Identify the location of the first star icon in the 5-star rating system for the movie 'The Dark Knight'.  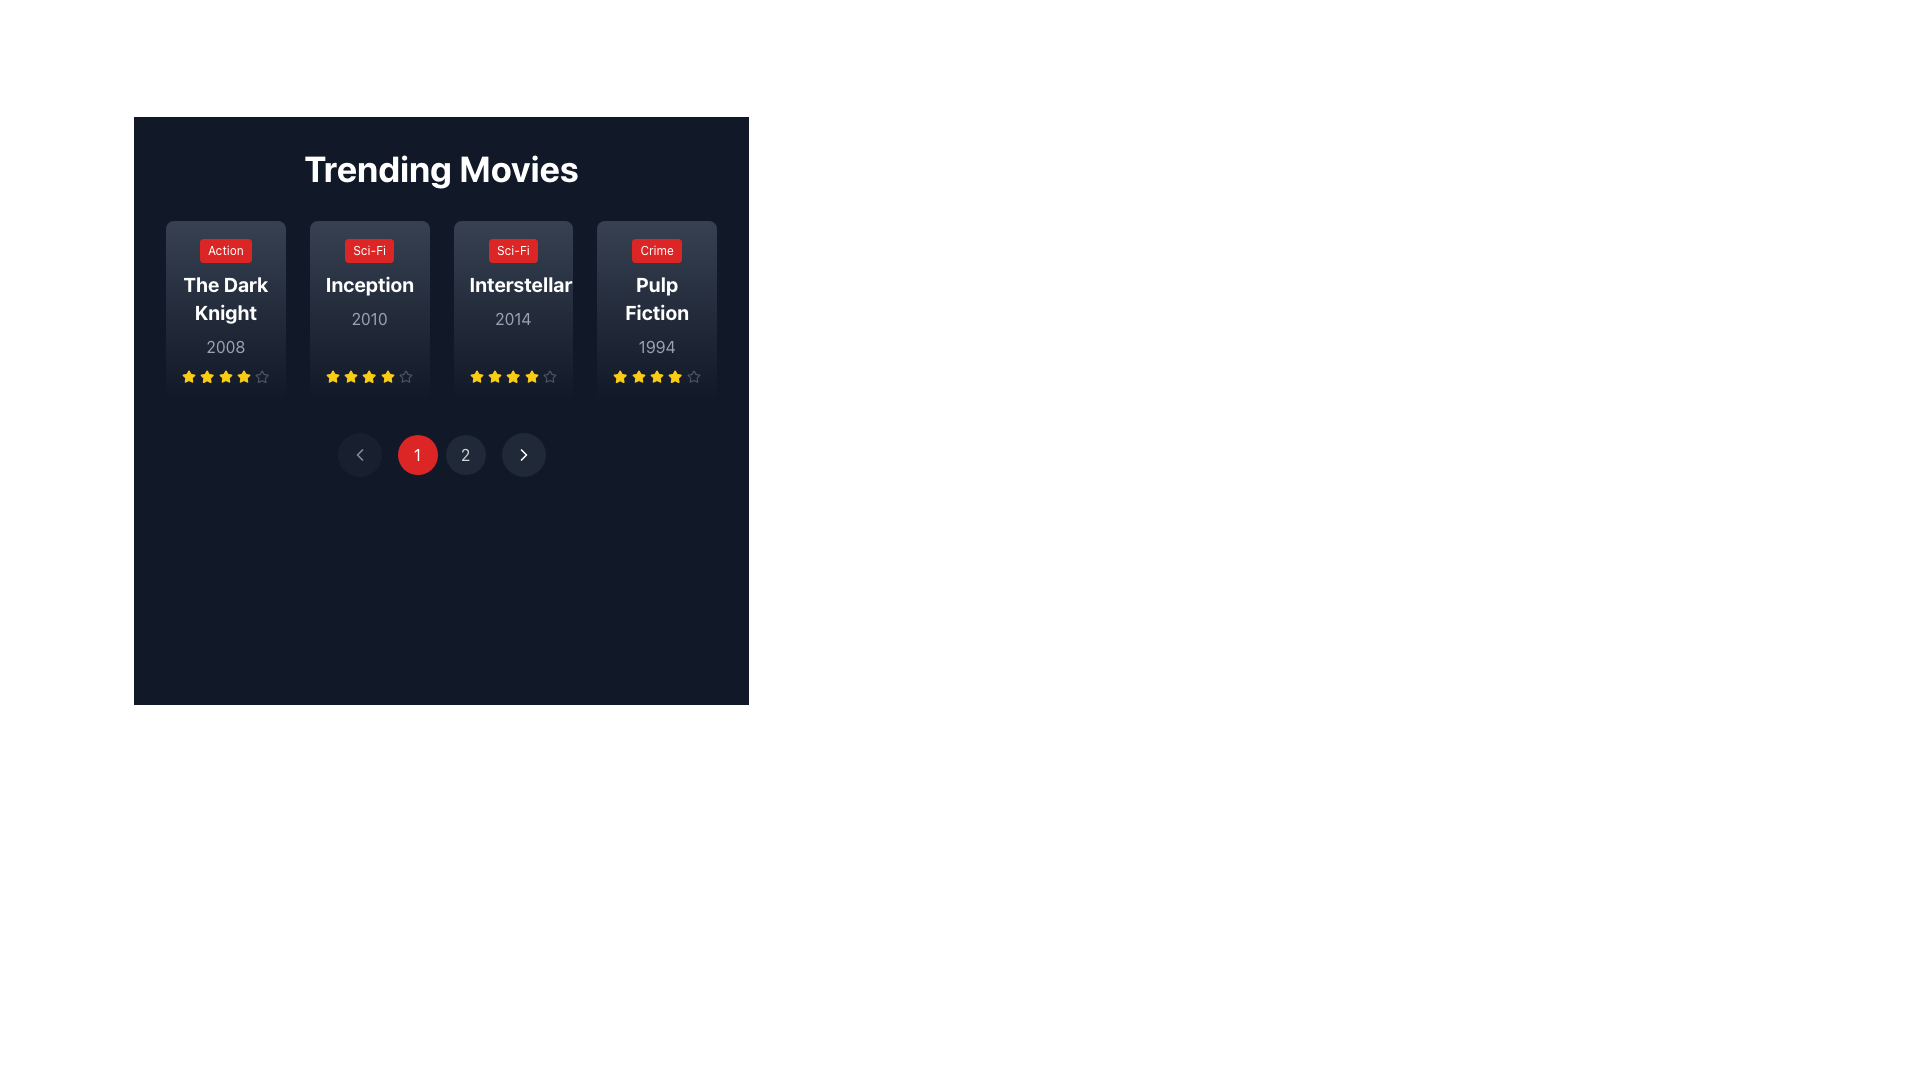
(189, 376).